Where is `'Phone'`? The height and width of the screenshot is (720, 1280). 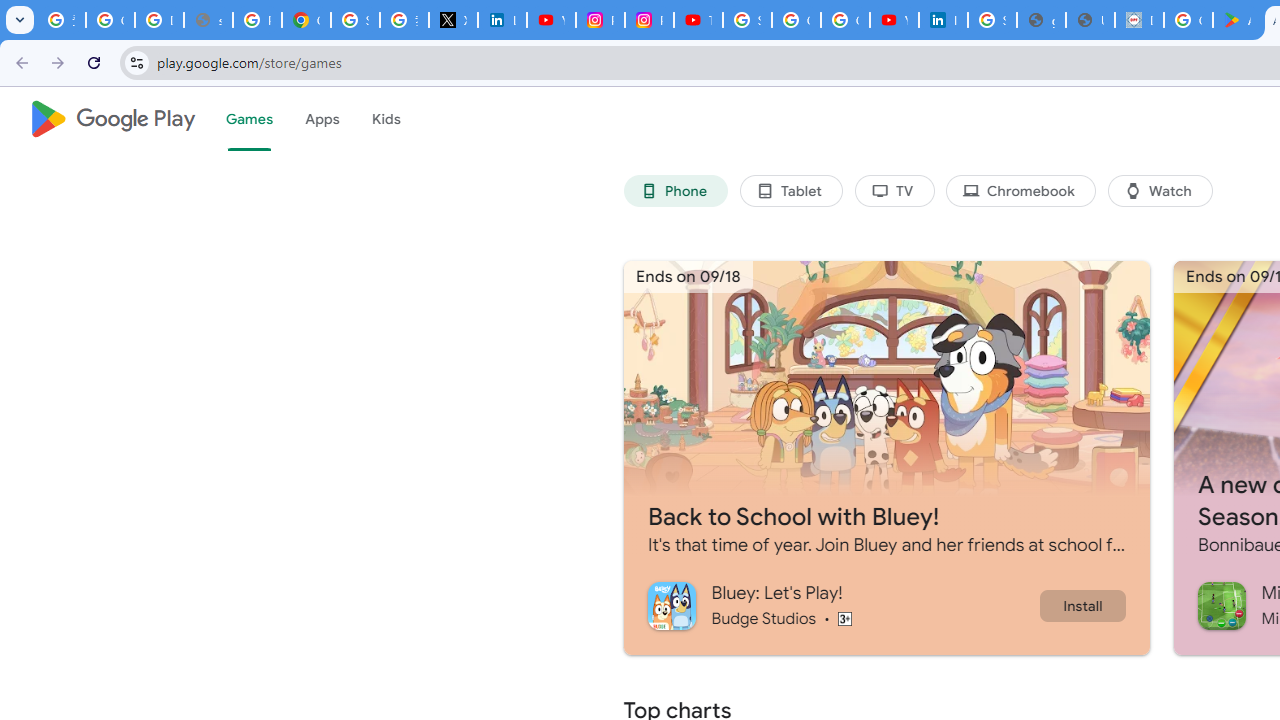
'Phone' is located at coordinates (675, 191).